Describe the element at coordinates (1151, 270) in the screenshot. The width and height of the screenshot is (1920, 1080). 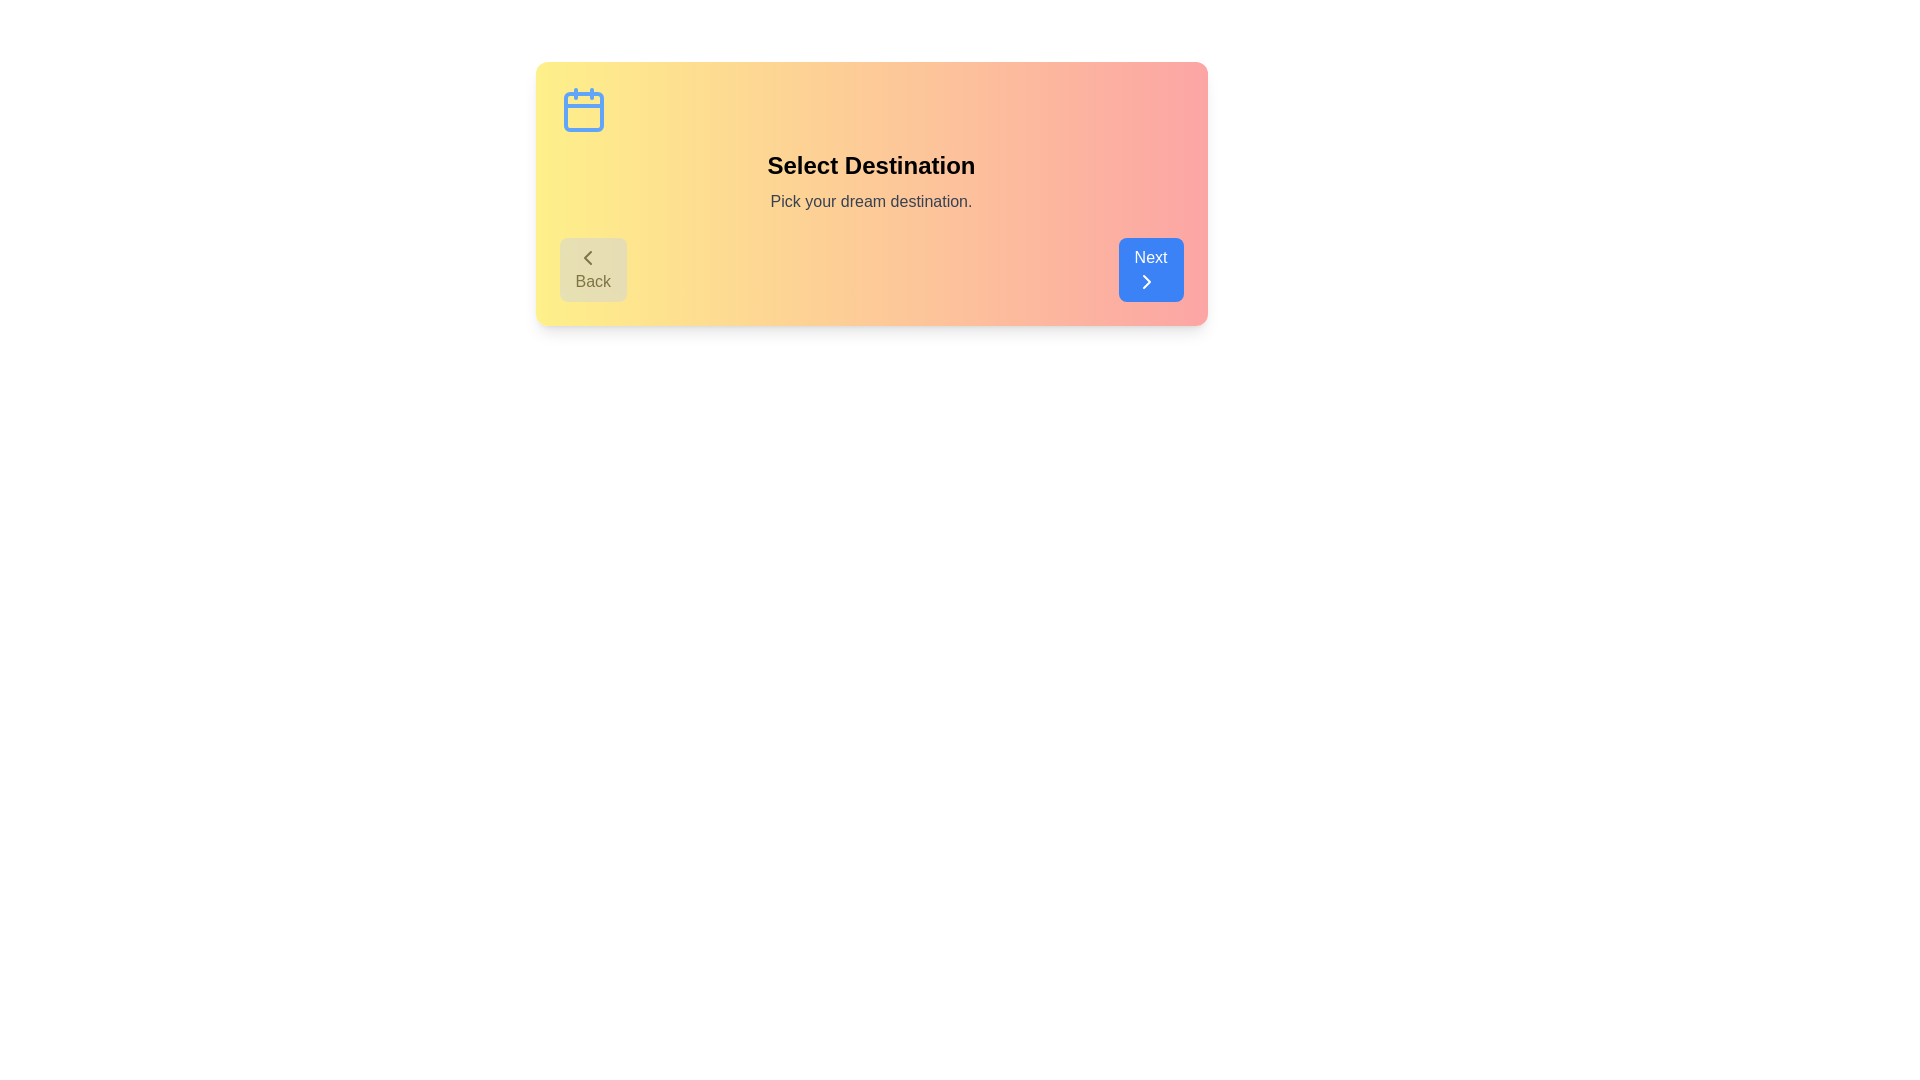
I see `the Next button to observe its hover effect` at that location.